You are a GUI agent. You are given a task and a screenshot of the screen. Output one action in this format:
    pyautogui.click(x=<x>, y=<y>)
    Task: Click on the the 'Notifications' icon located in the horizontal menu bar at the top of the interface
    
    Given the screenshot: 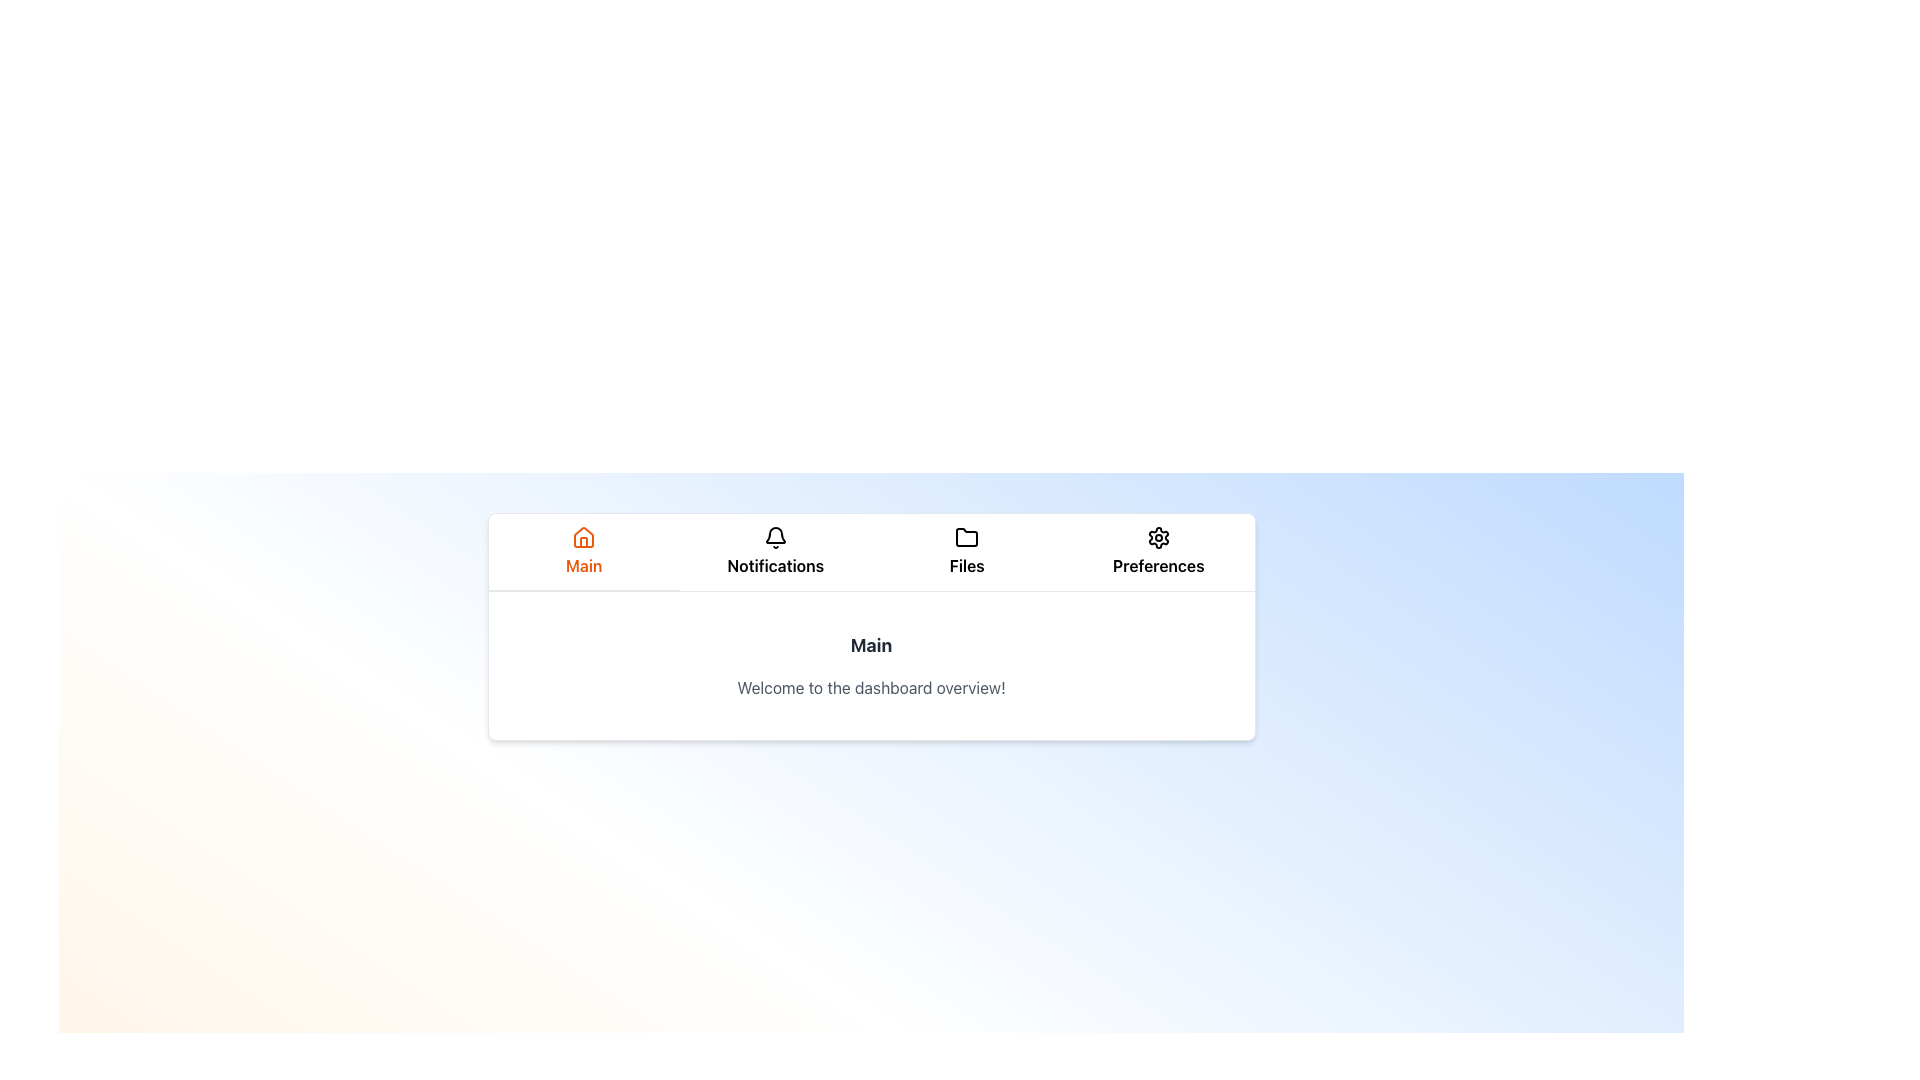 What is the action you would take?
    pyautogui.click(x=774, y=536)
    